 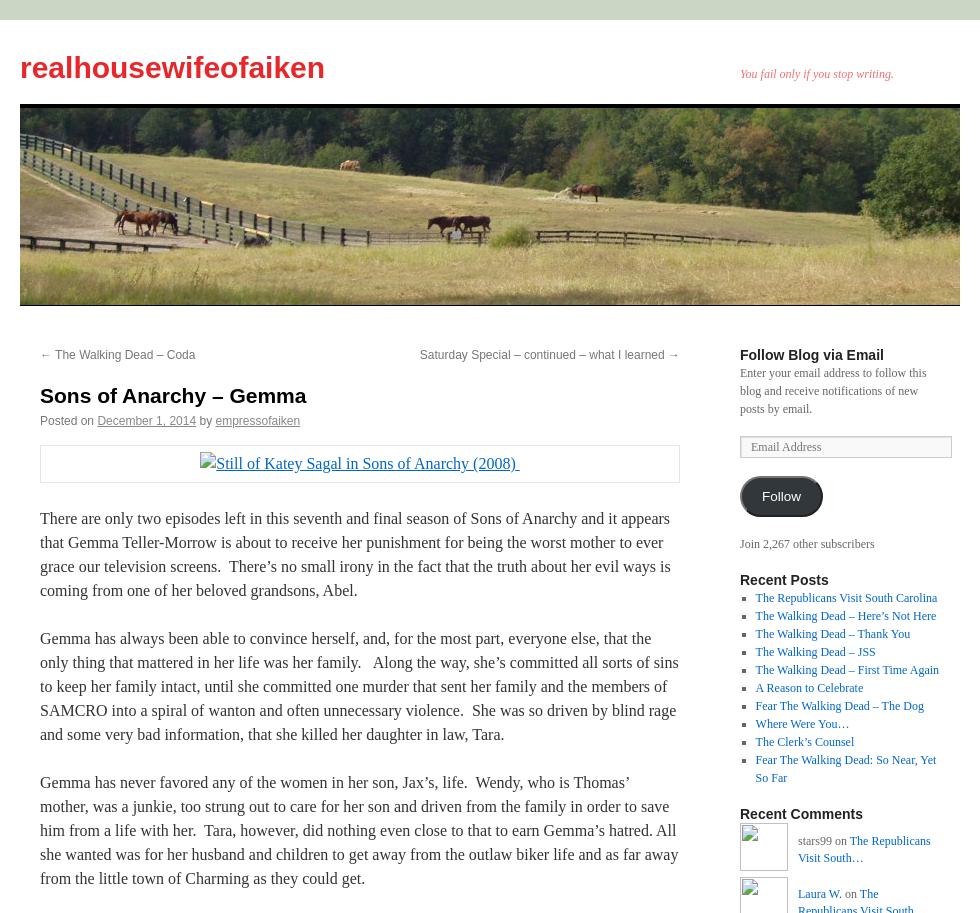 What do you see at coordinates (846, 598) in the screenshot?
I see `'The Republicans Visit South Carolina'` at bounding box center [846, 598].